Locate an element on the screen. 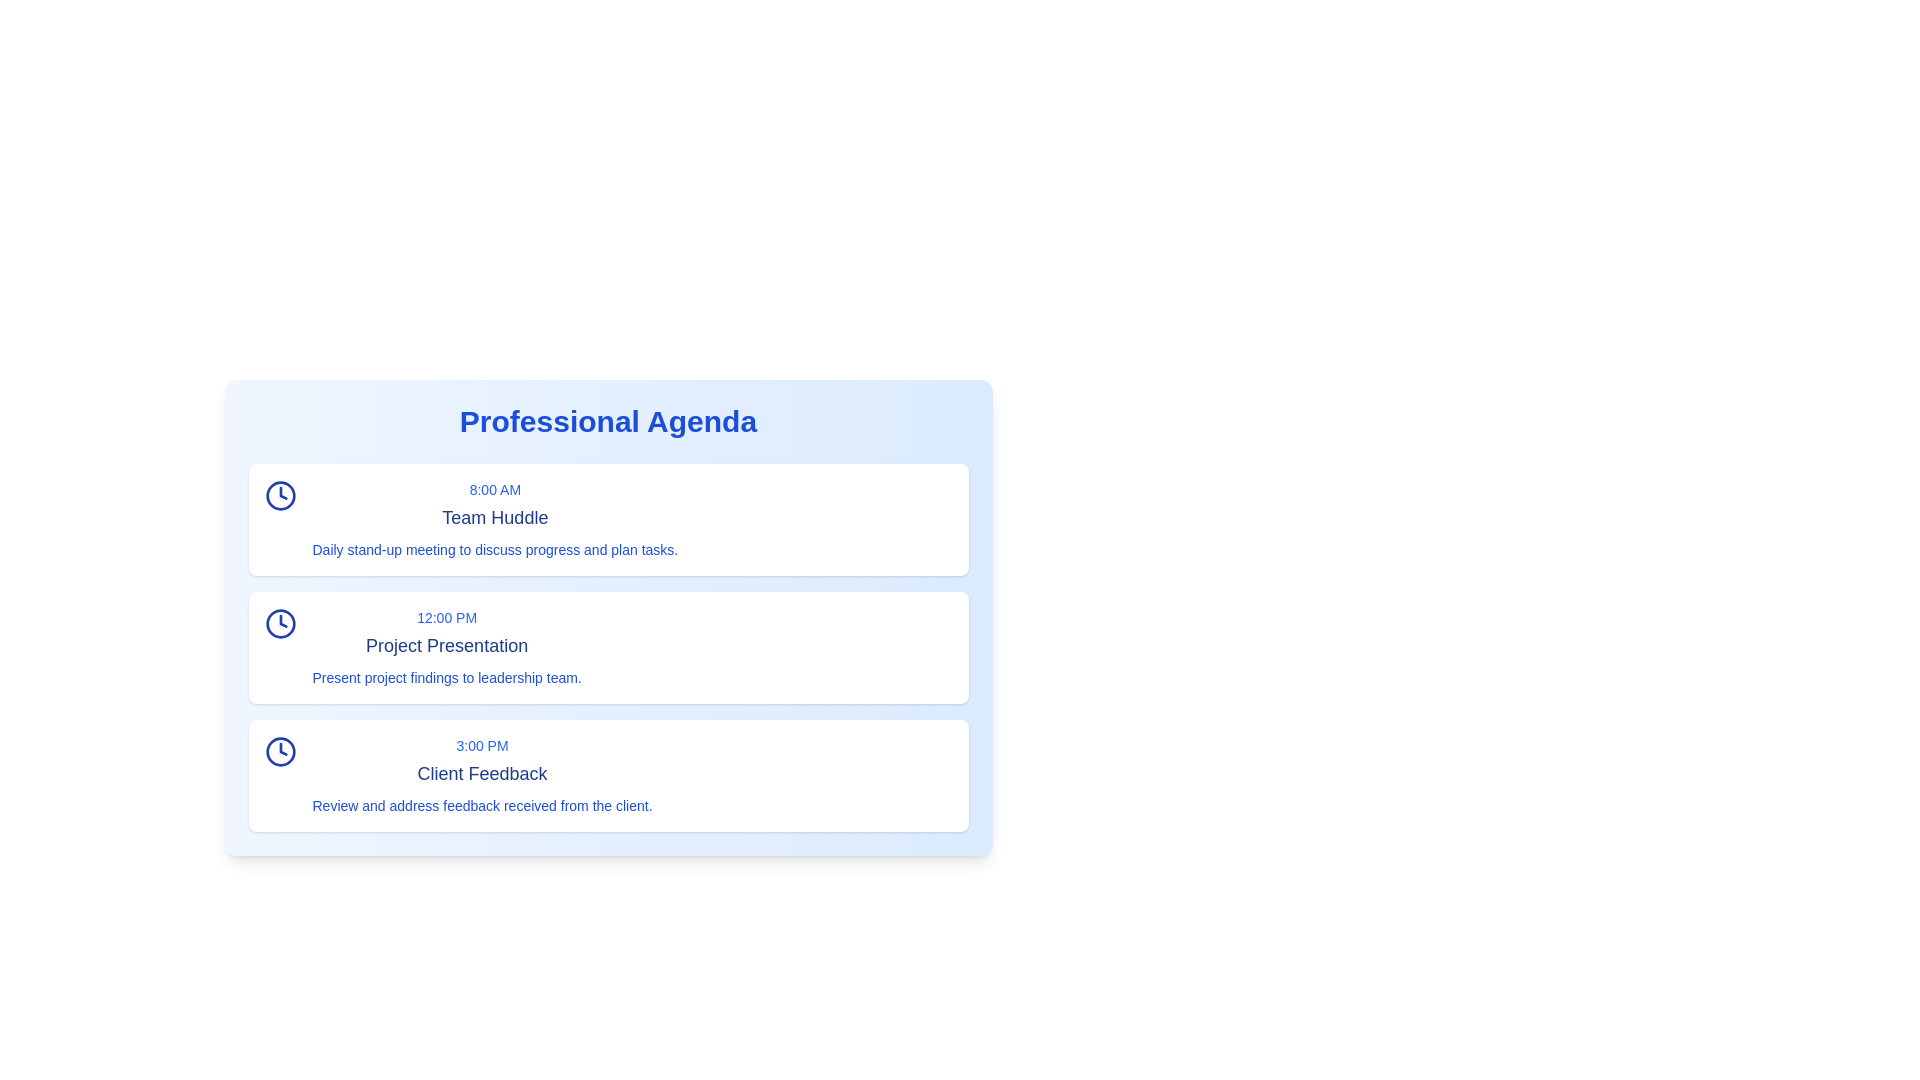 The image size is (1920, 1080). the text label reading 'Present project findings is located at coordinates (446, 677).